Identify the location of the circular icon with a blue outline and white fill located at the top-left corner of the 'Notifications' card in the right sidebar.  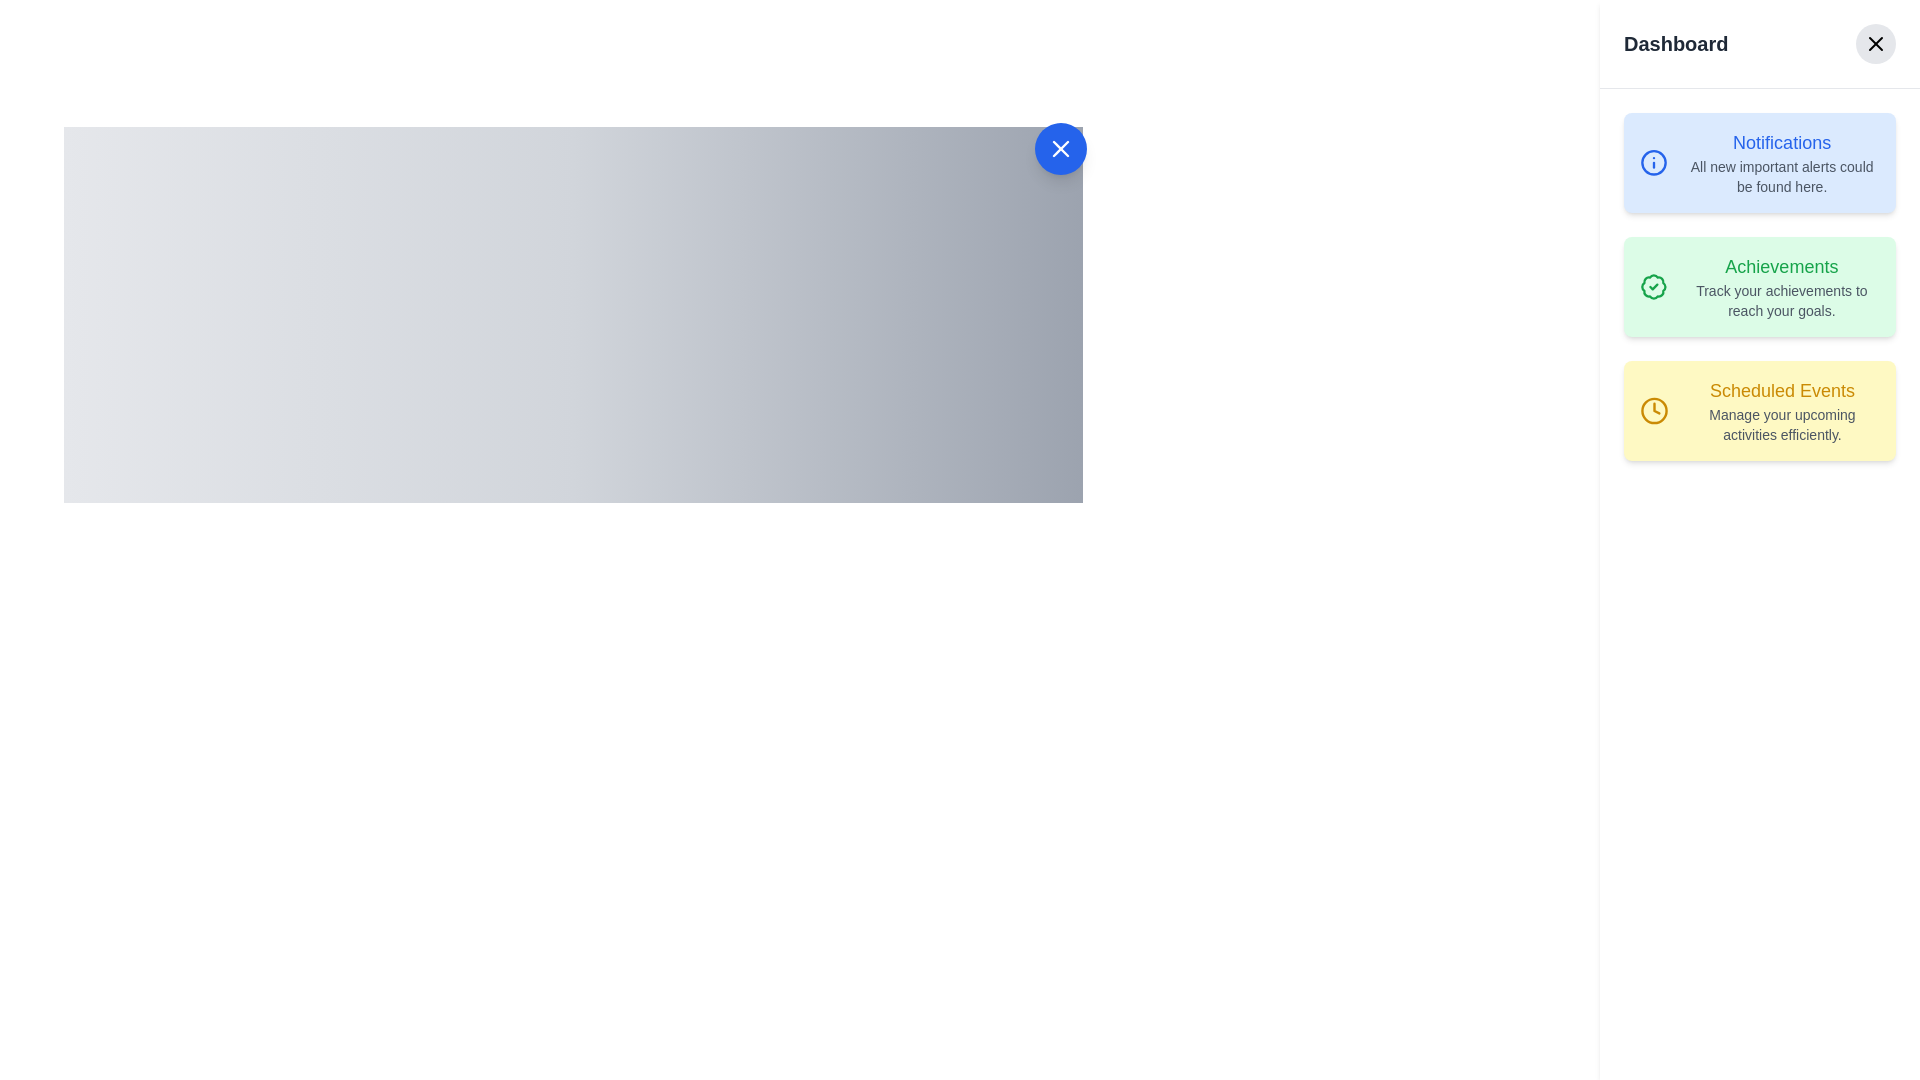
(1654, 161).